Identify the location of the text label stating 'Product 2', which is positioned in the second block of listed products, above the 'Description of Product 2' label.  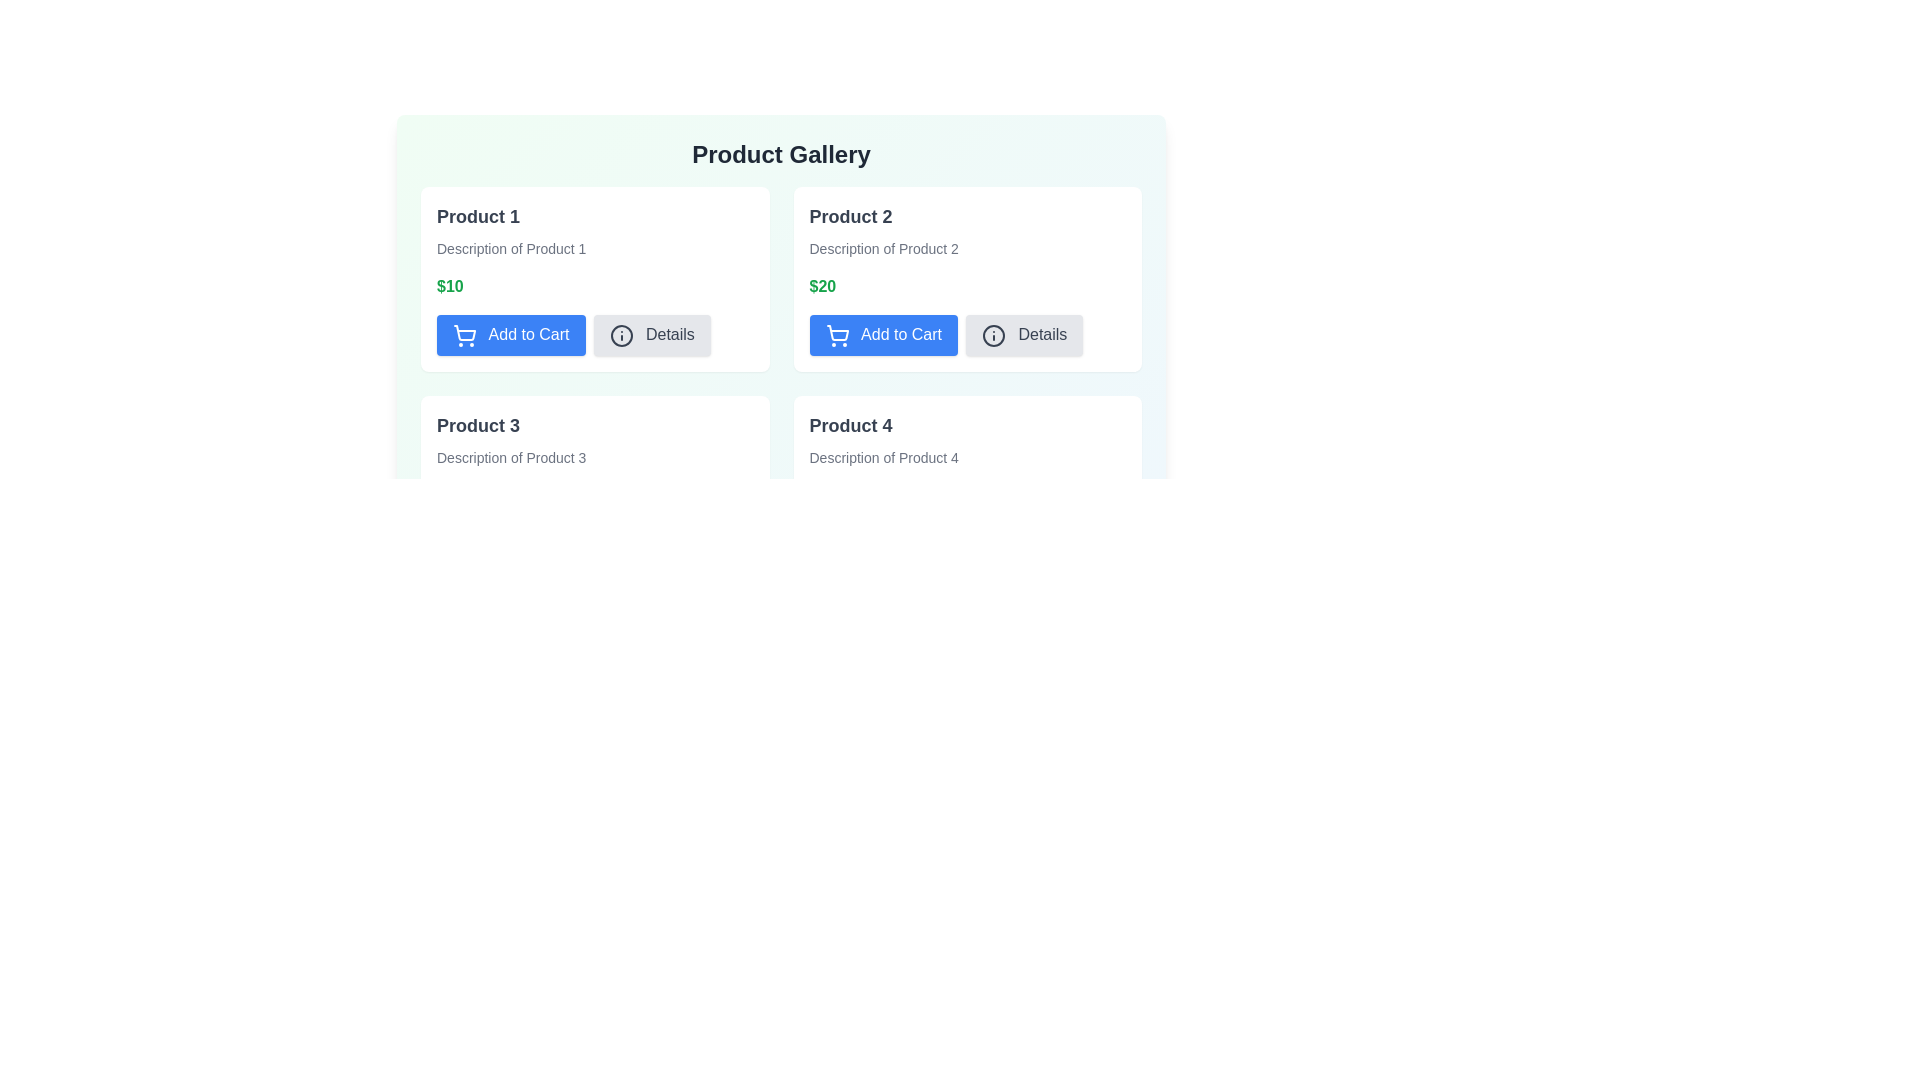
(850, 216).